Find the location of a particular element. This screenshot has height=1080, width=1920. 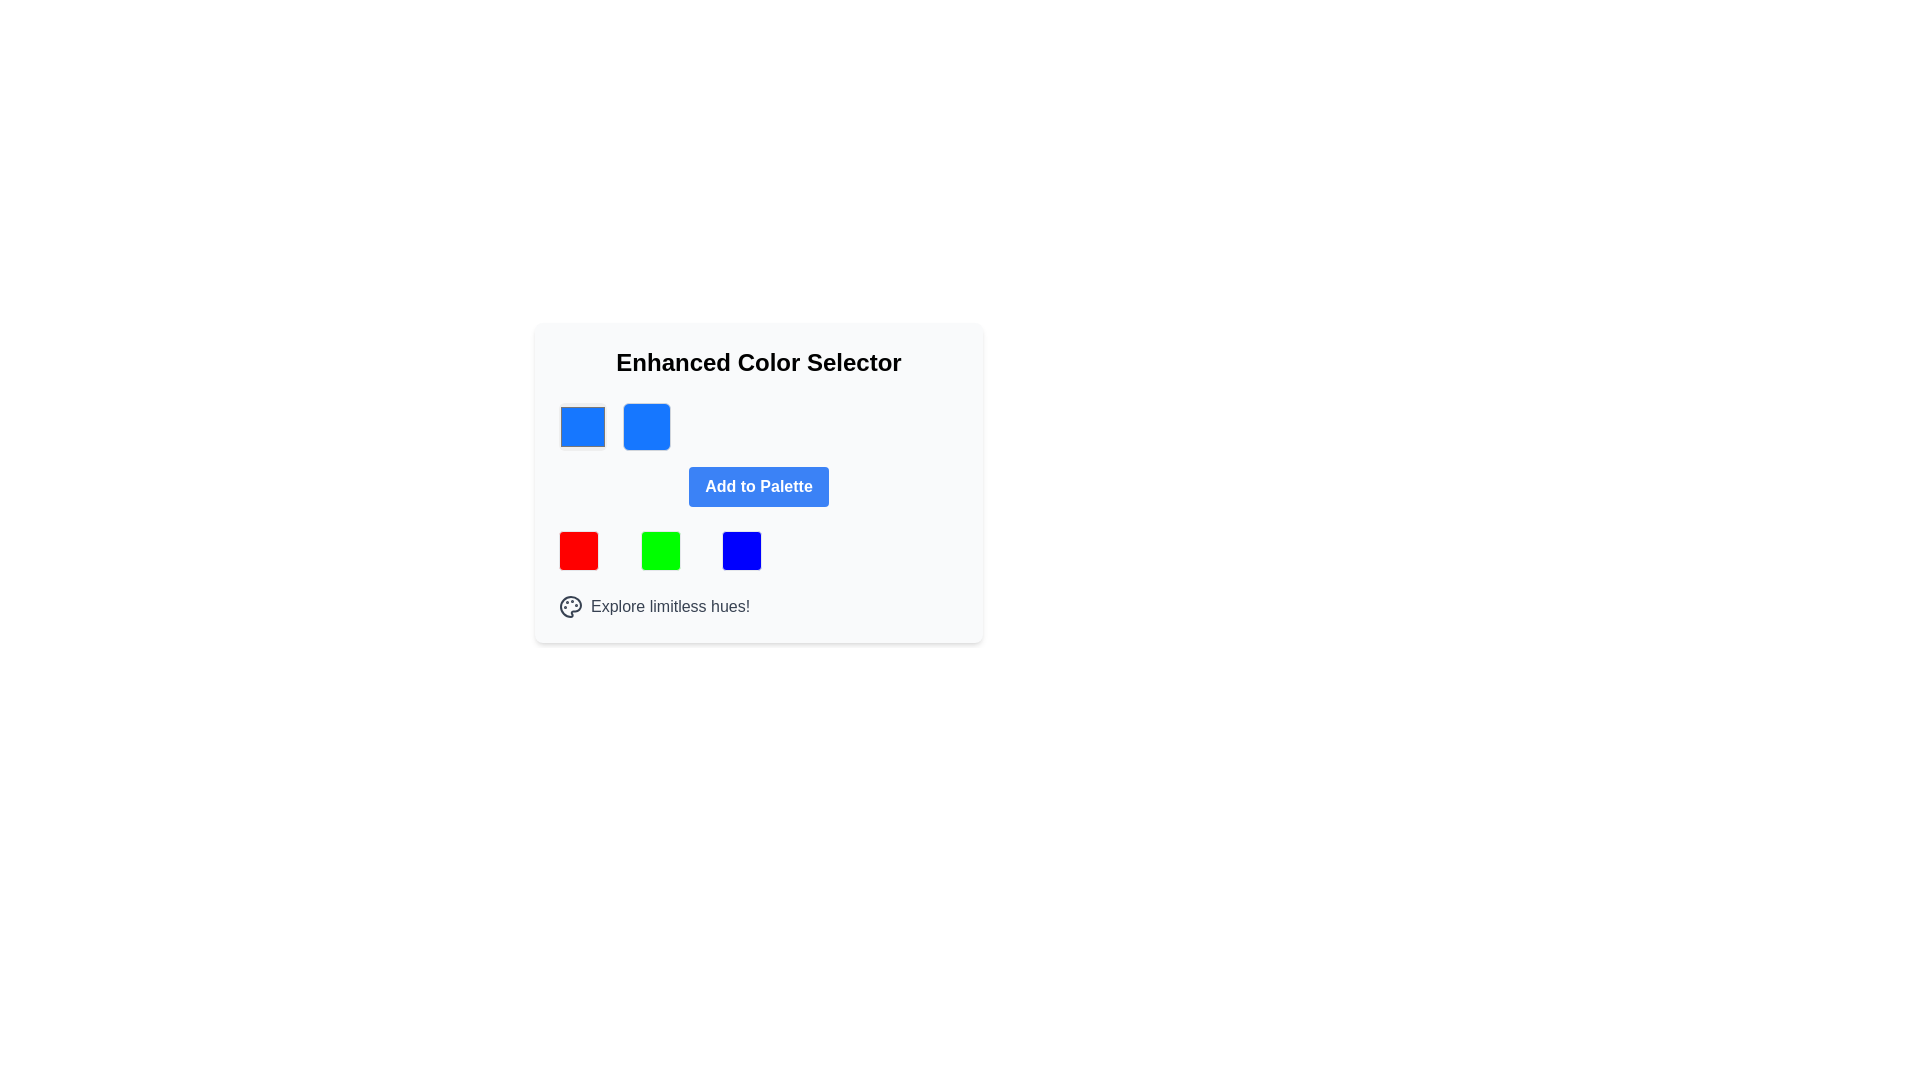

the button for adding a selected color to the palette located in the 'Enhanced Color Selector' section to trigger the hover effect is located at coordinates (757, 482).